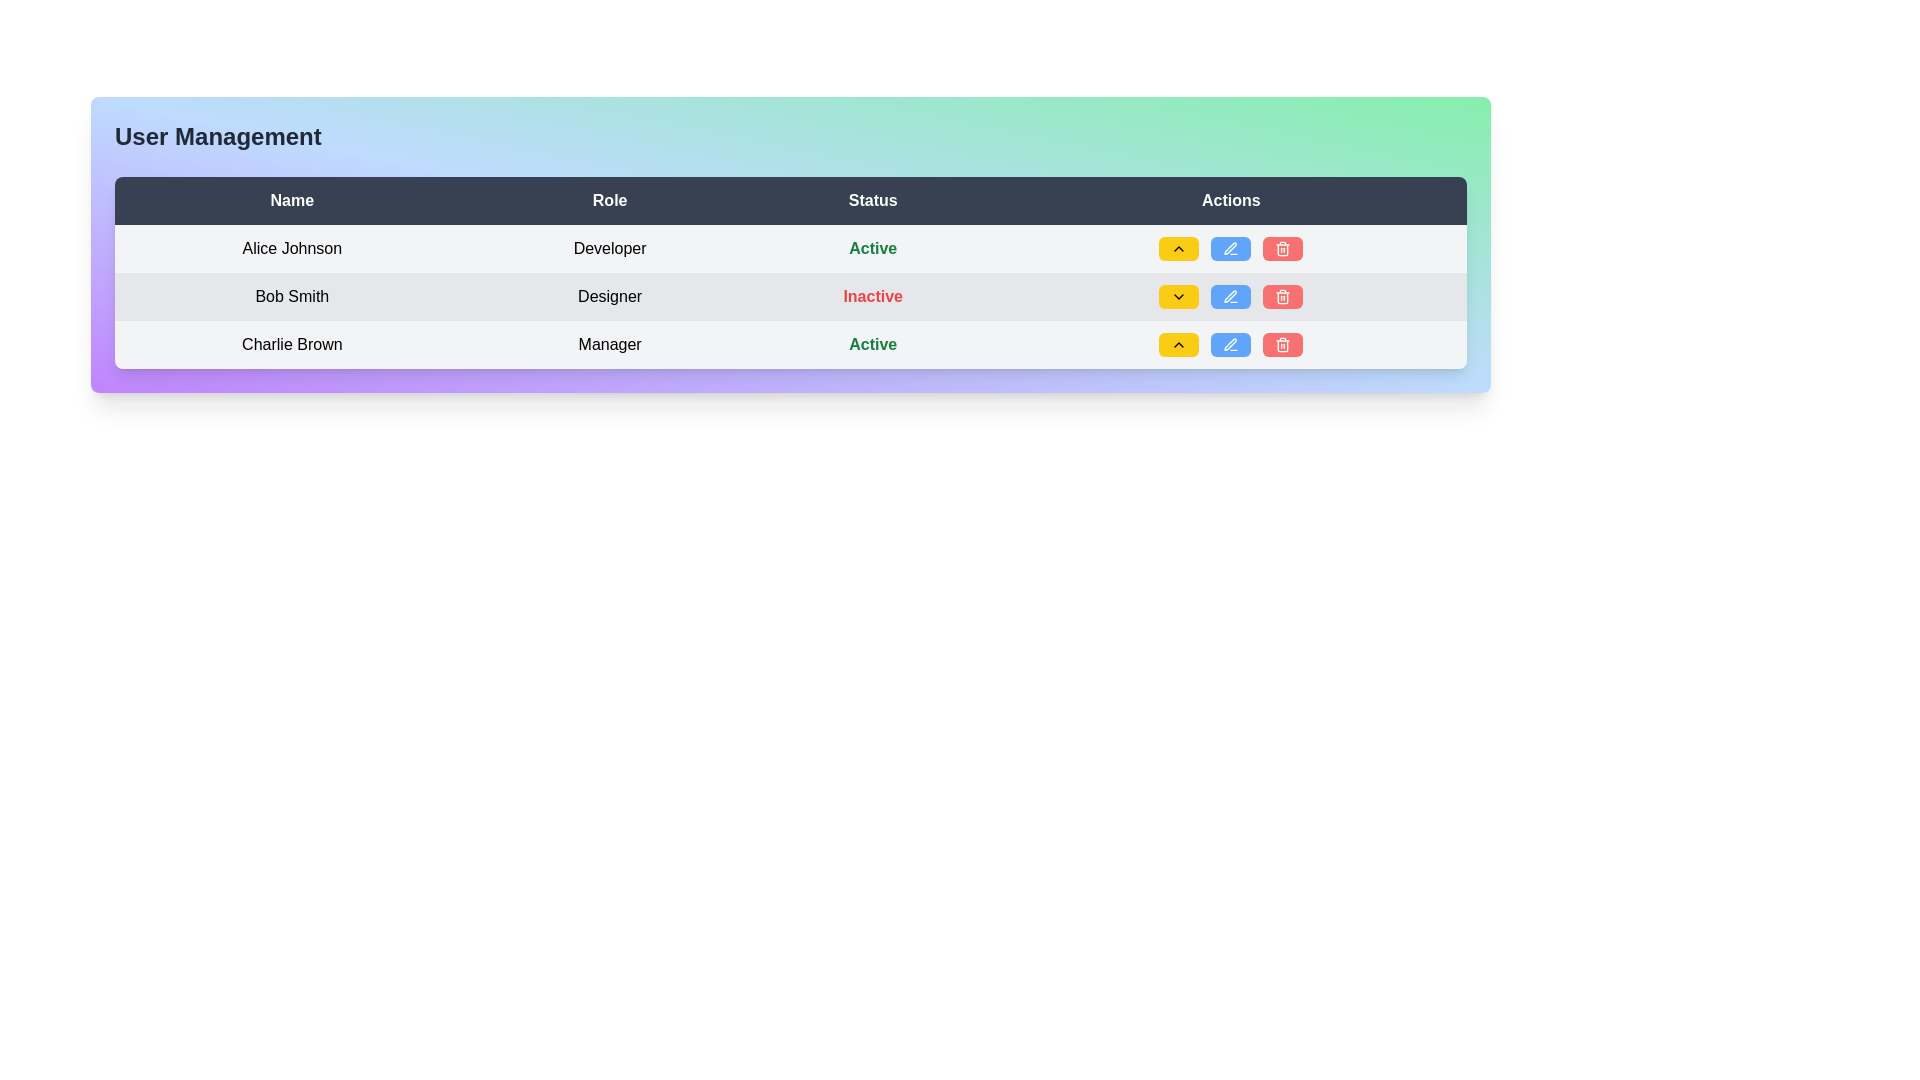 This screenshot has width=1920, height=1080. What do you see at coordinates (1283, 343) in the screenshot?
I see `the delete button associated with 'Charlie Brown' to change its background color` at bounding box center [1283, 343].